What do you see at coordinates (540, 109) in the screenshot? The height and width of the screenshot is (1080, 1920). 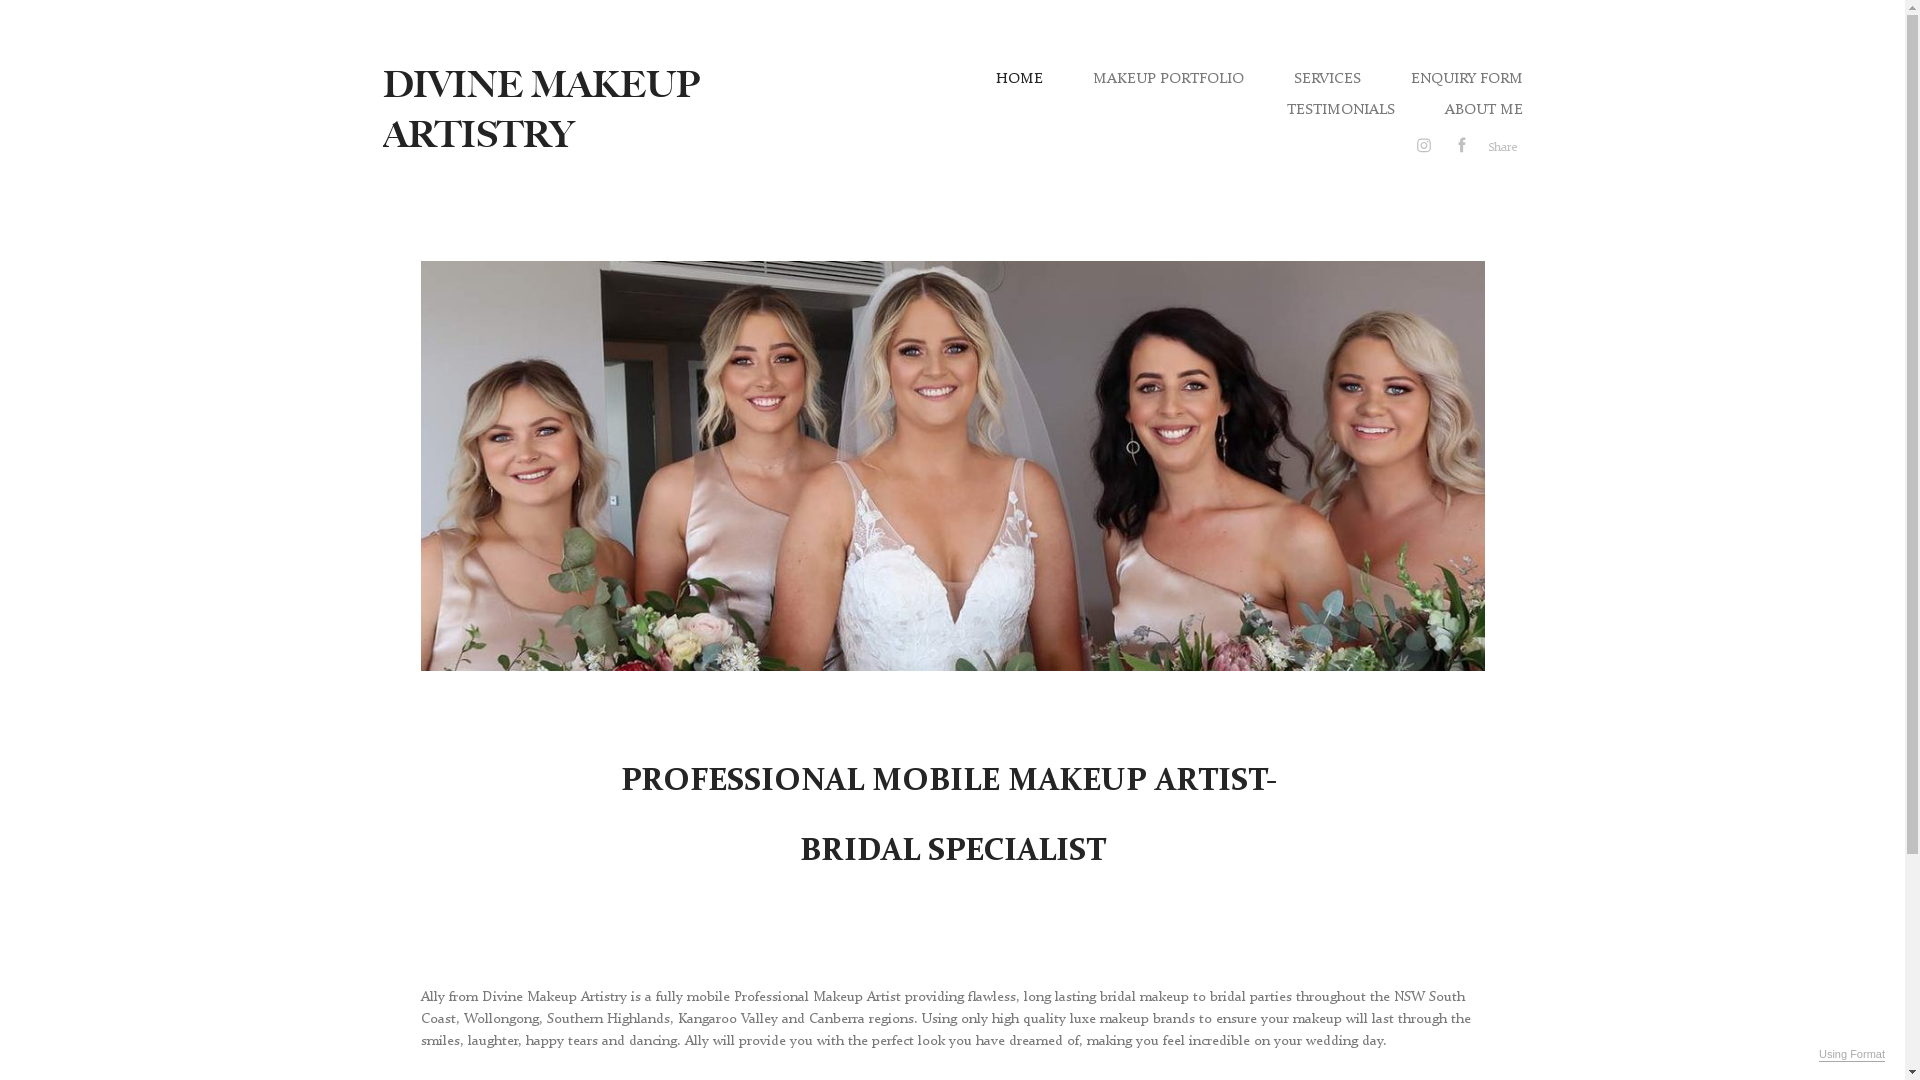 I see `'DIVINE MAKEUP ARTISTRY'` at bounding box center [540, 109].